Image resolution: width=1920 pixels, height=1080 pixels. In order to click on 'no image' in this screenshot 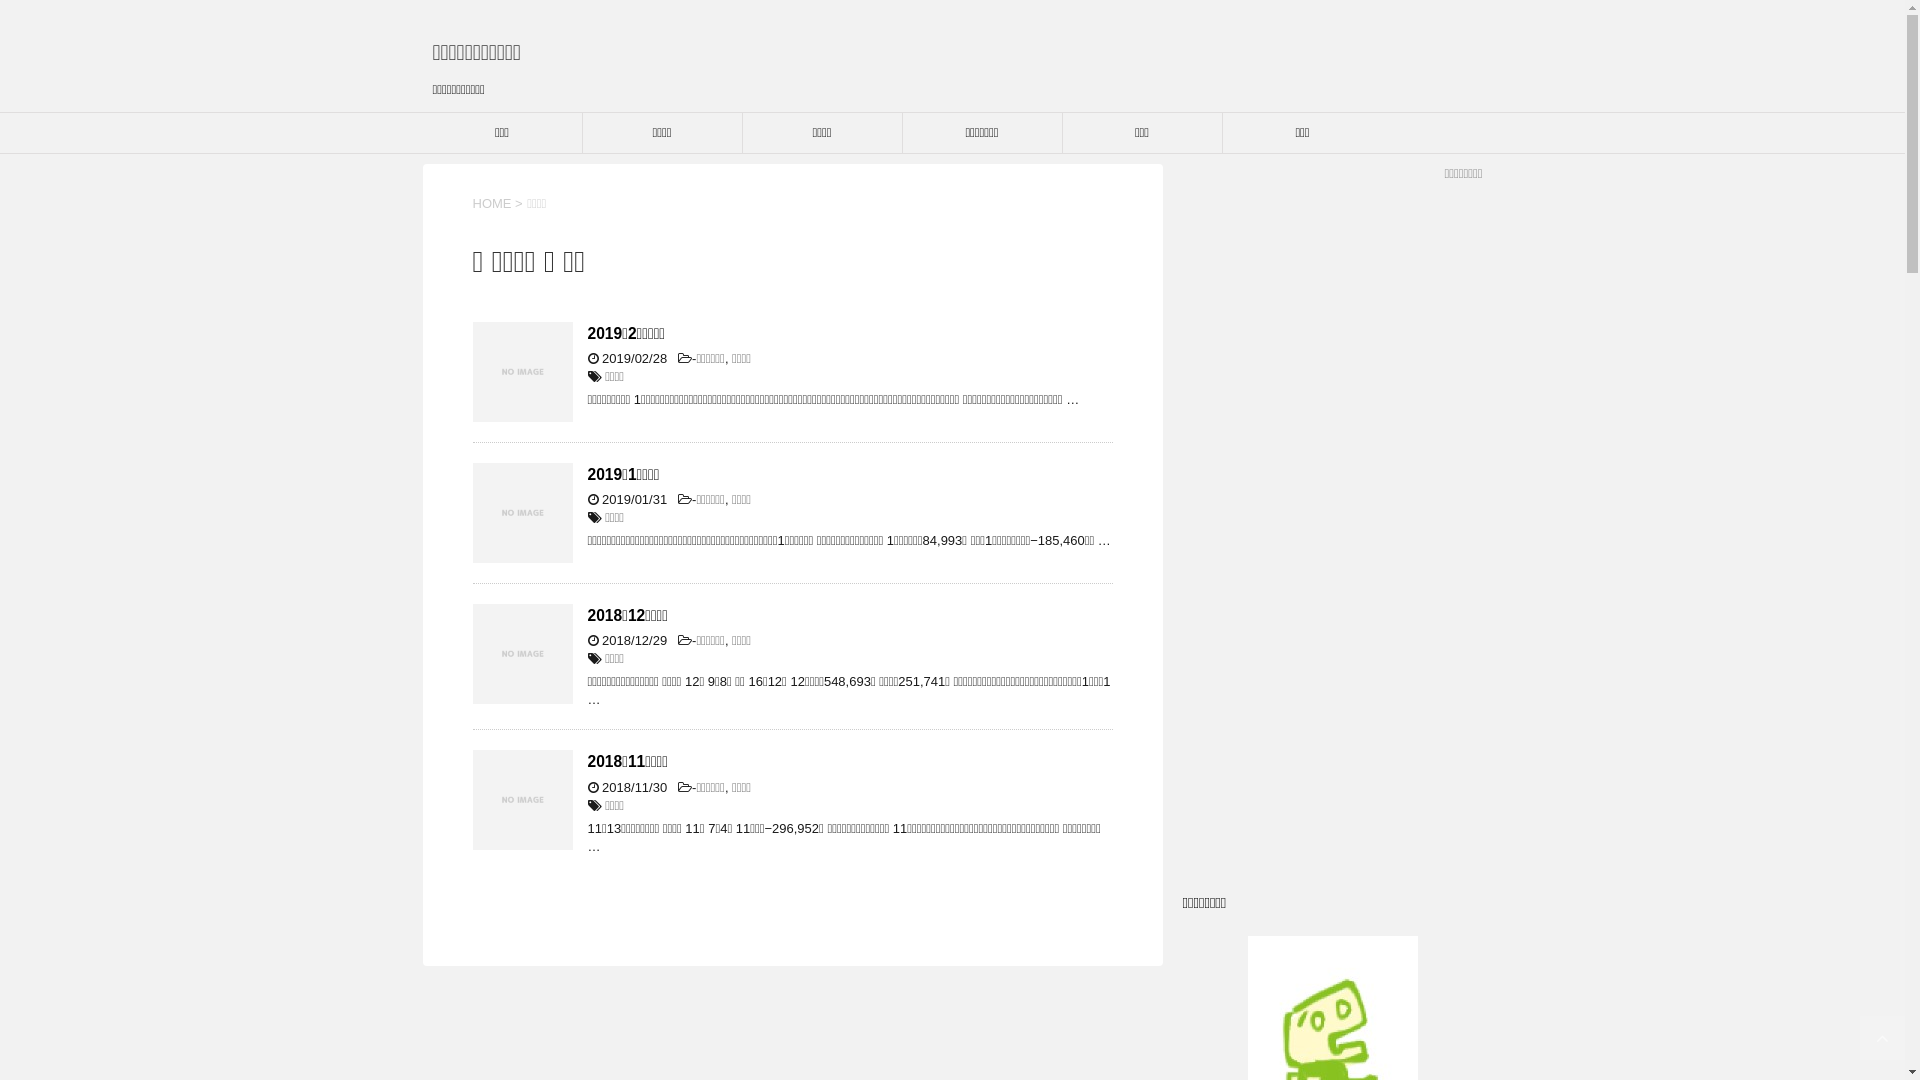, I will do `click(522, 654)`.